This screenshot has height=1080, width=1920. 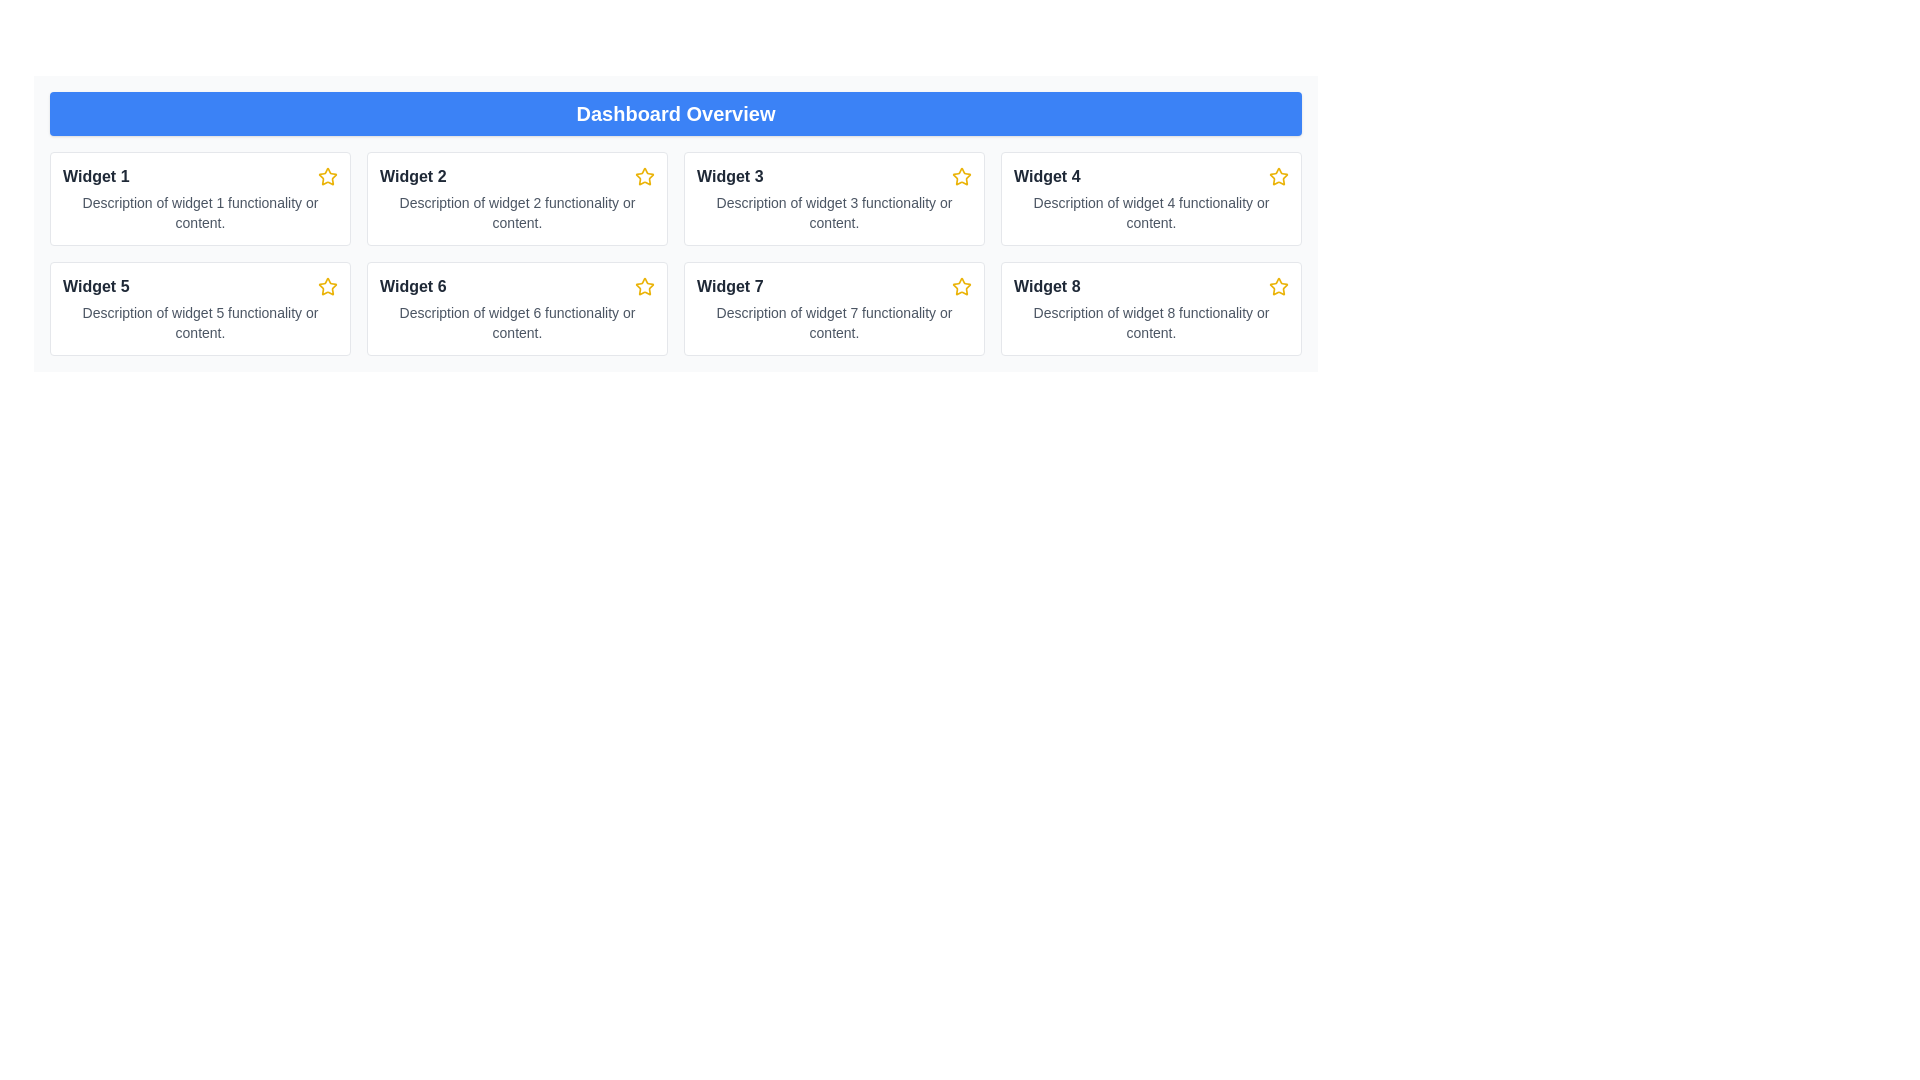 I want to click on text displayed in the bold 'Widget 4' title of the Text Label element located in the second row, second column of the dashboard layout, so click(x=1046, y=176).